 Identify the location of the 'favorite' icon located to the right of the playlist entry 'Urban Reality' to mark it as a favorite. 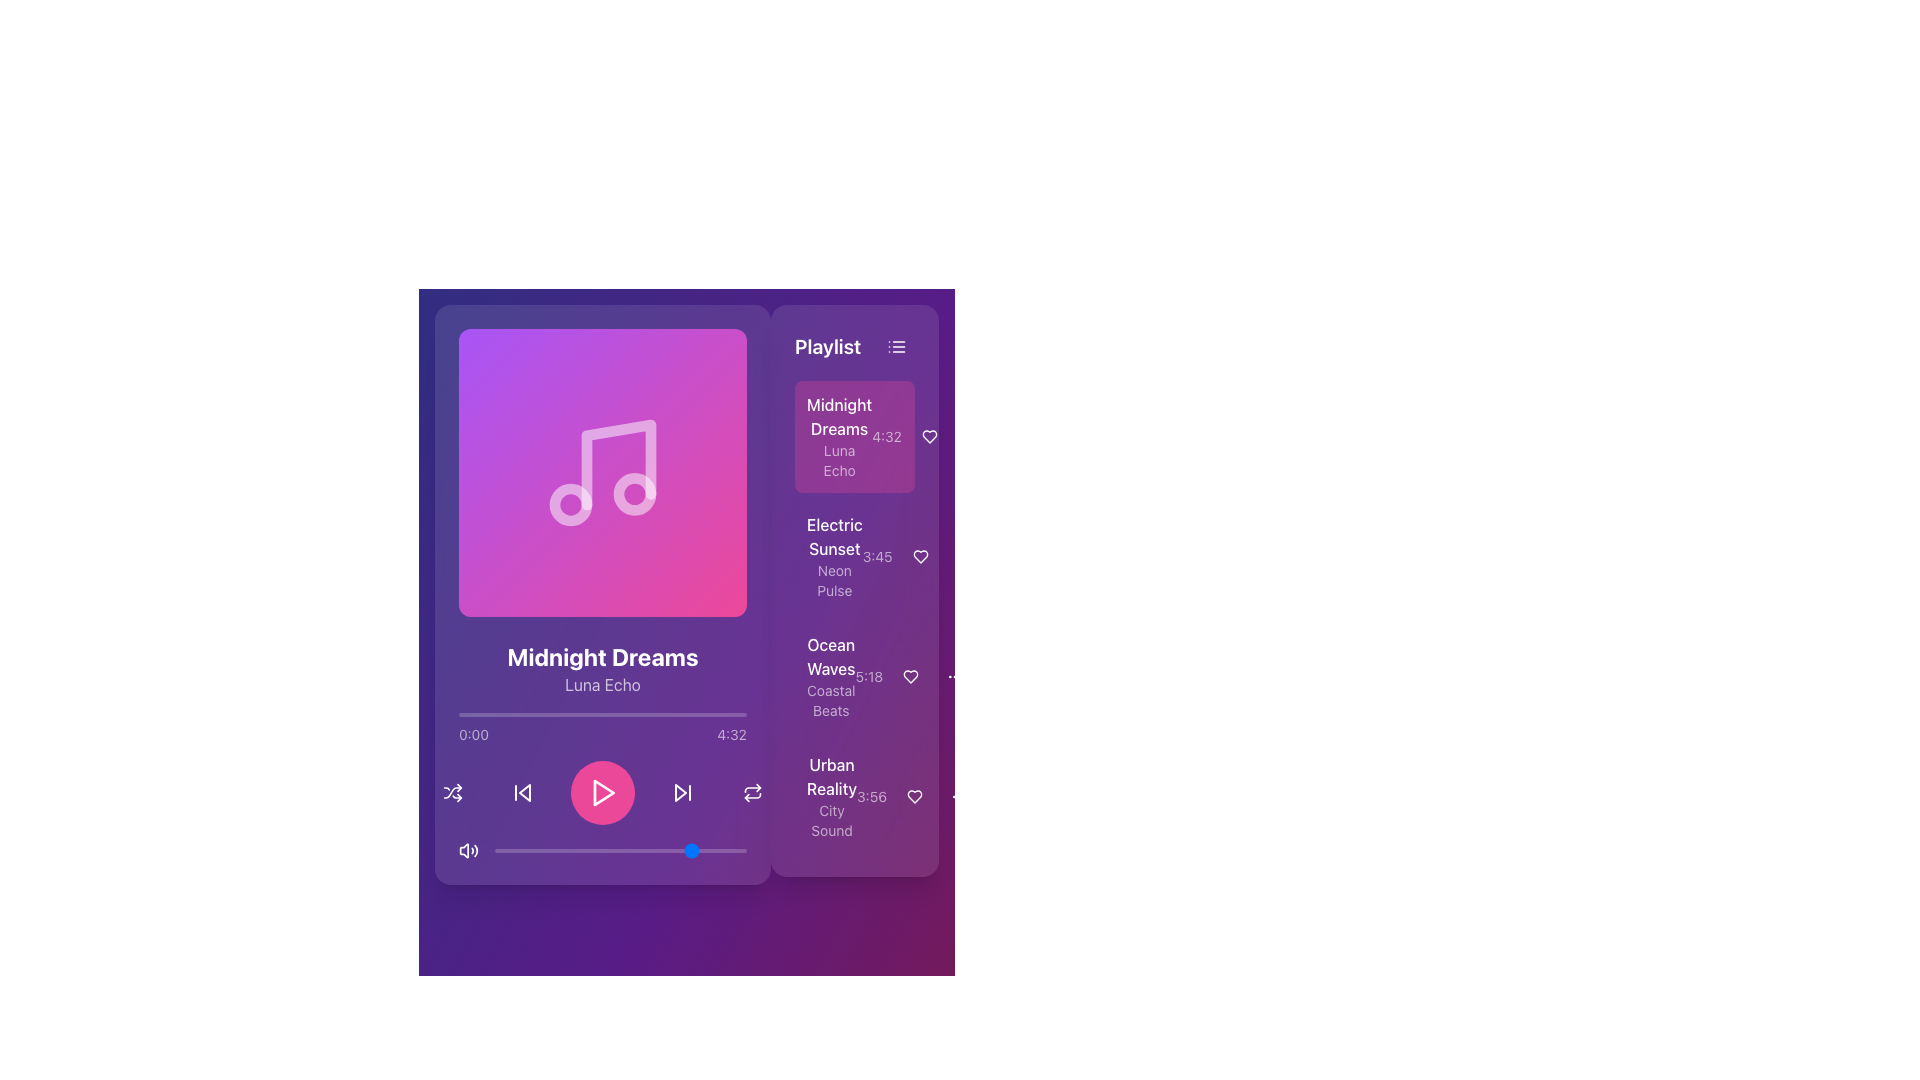
(914, 796).